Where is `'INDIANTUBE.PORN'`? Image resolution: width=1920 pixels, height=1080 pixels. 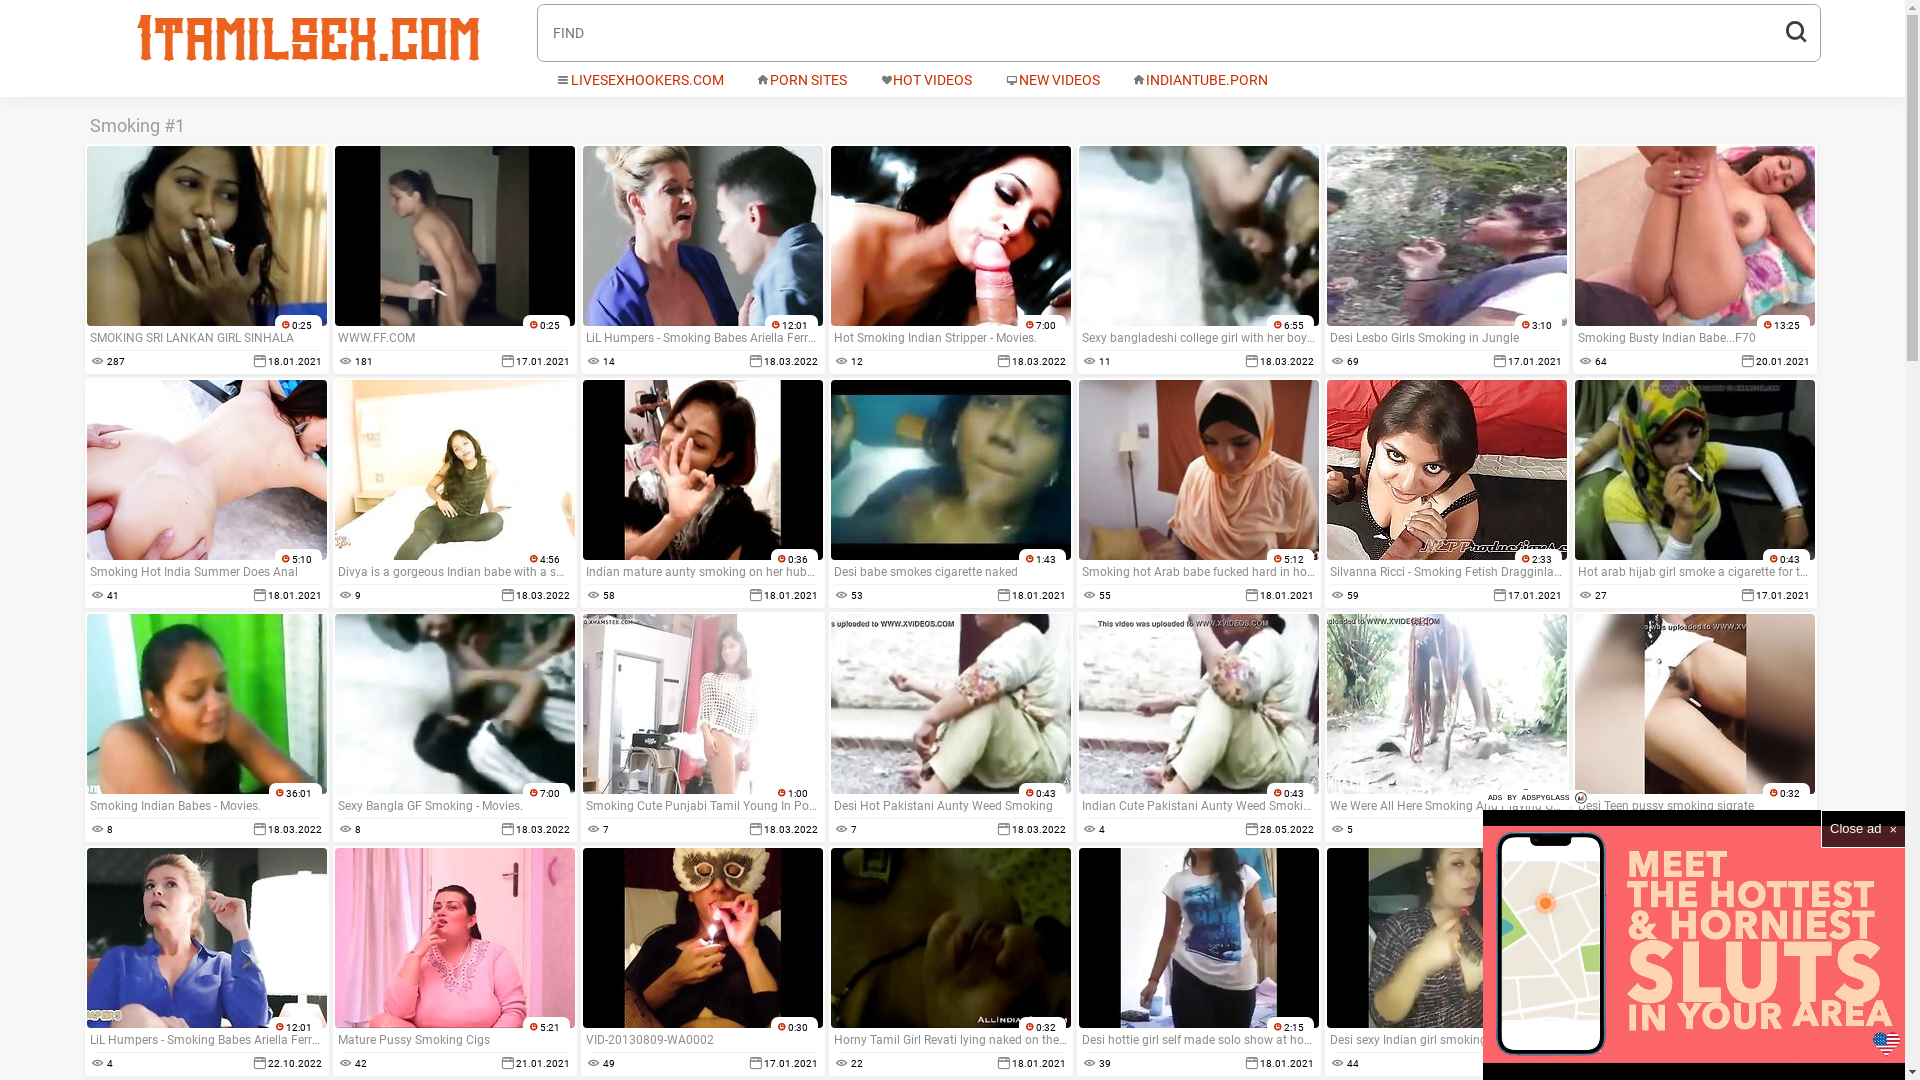 'INDIANTUBE.PORN' is located at coordinates (1200, 80).